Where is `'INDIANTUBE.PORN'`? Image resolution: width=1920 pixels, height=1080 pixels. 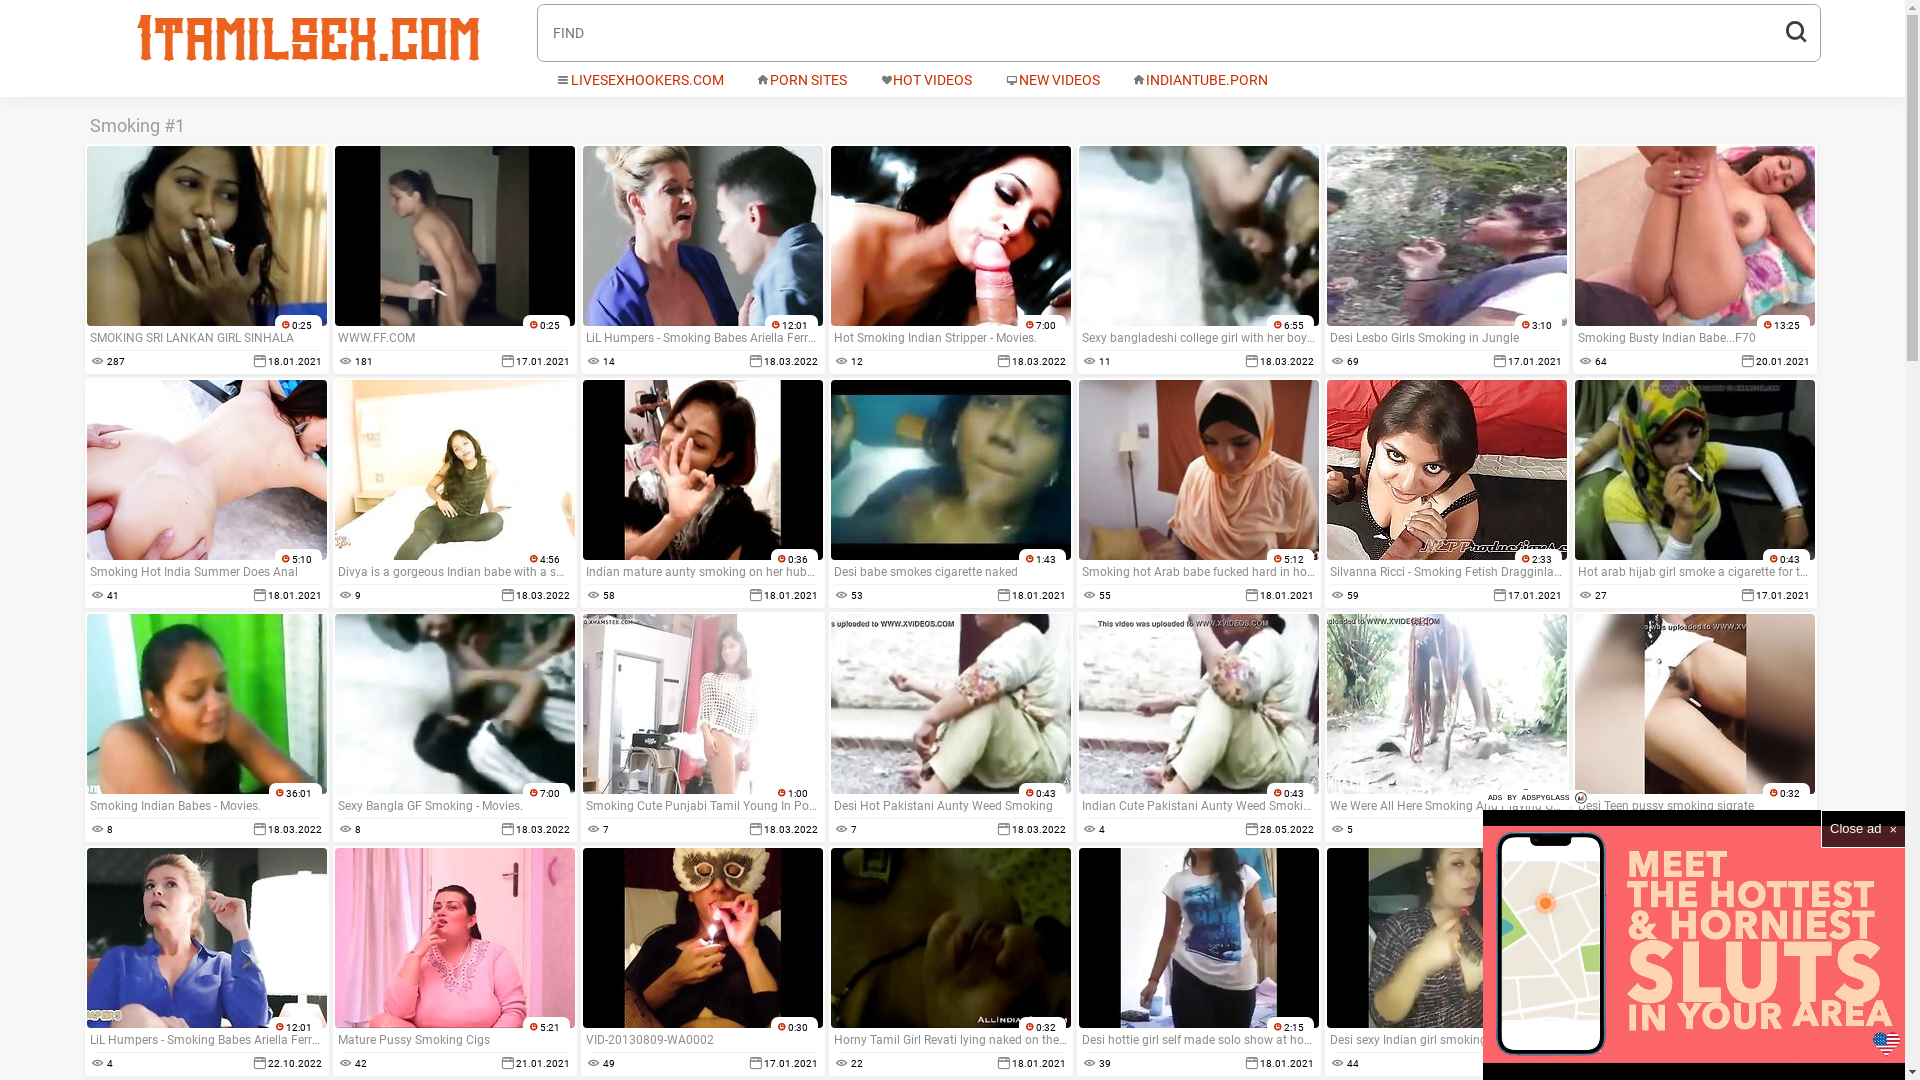 'INDIANTUBE.PORN' is located at coordinates (1200, 80).